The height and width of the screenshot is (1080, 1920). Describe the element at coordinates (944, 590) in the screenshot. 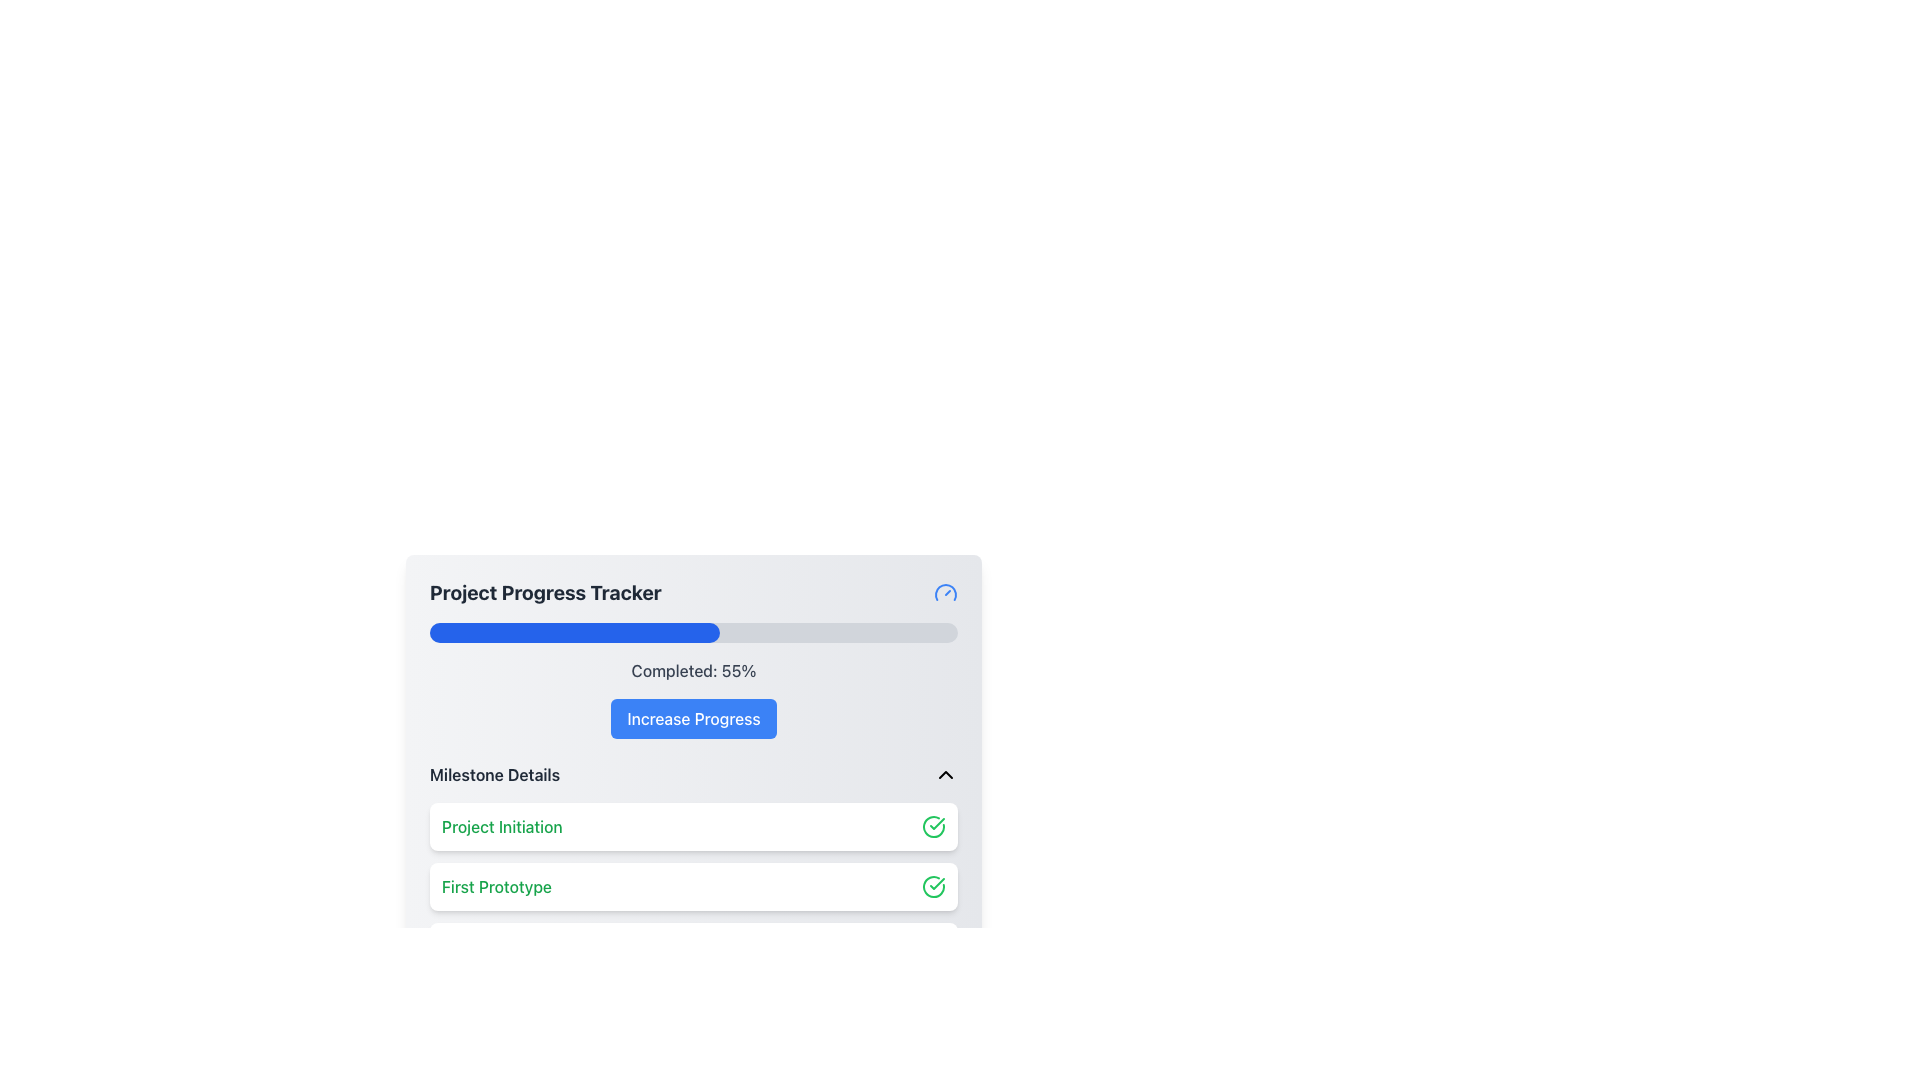

I see `the larger circular arc of the SVG gauge icon located in the top-right of the progress tracker interface` at that location.